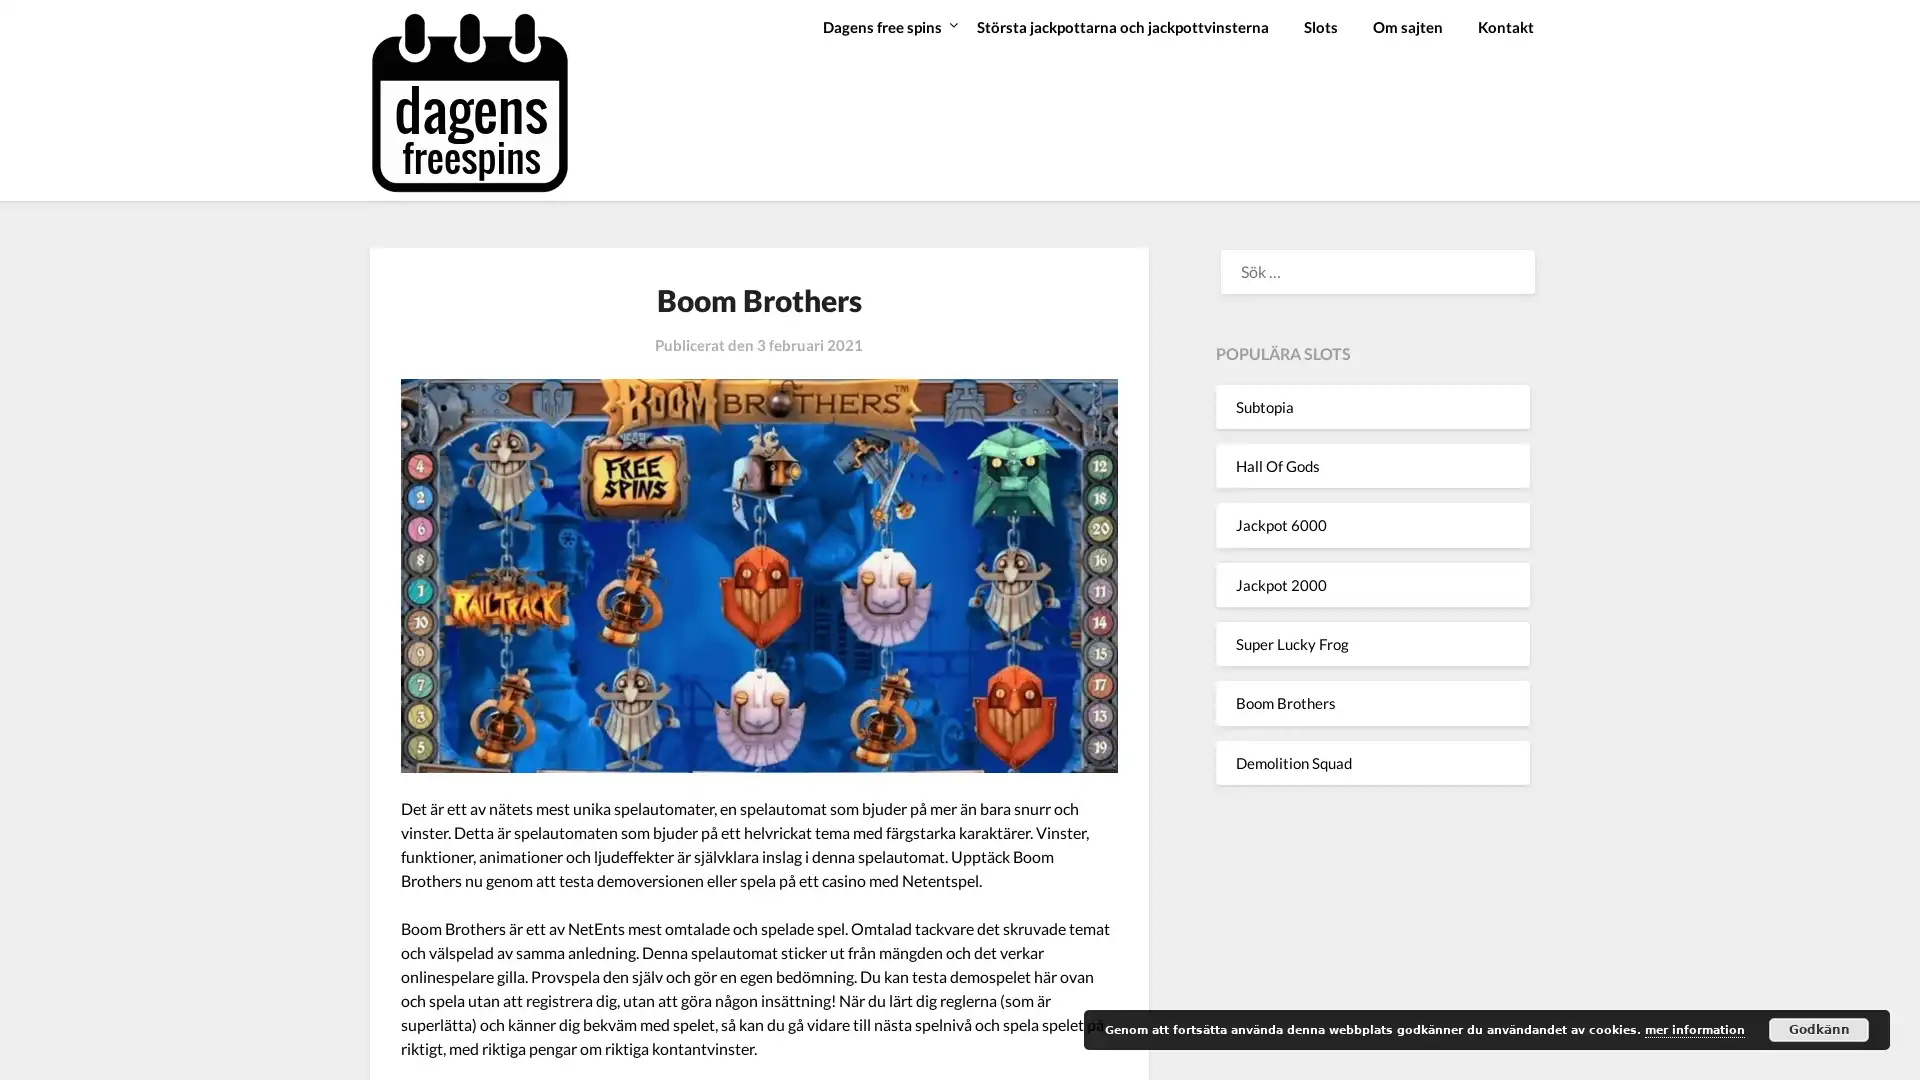 This screenshot has height=1080, width=1920. What do you see at coordinates (1819, 1029) in the screenshot?
I see `Godkann` at bounding box center [1819, 1029].